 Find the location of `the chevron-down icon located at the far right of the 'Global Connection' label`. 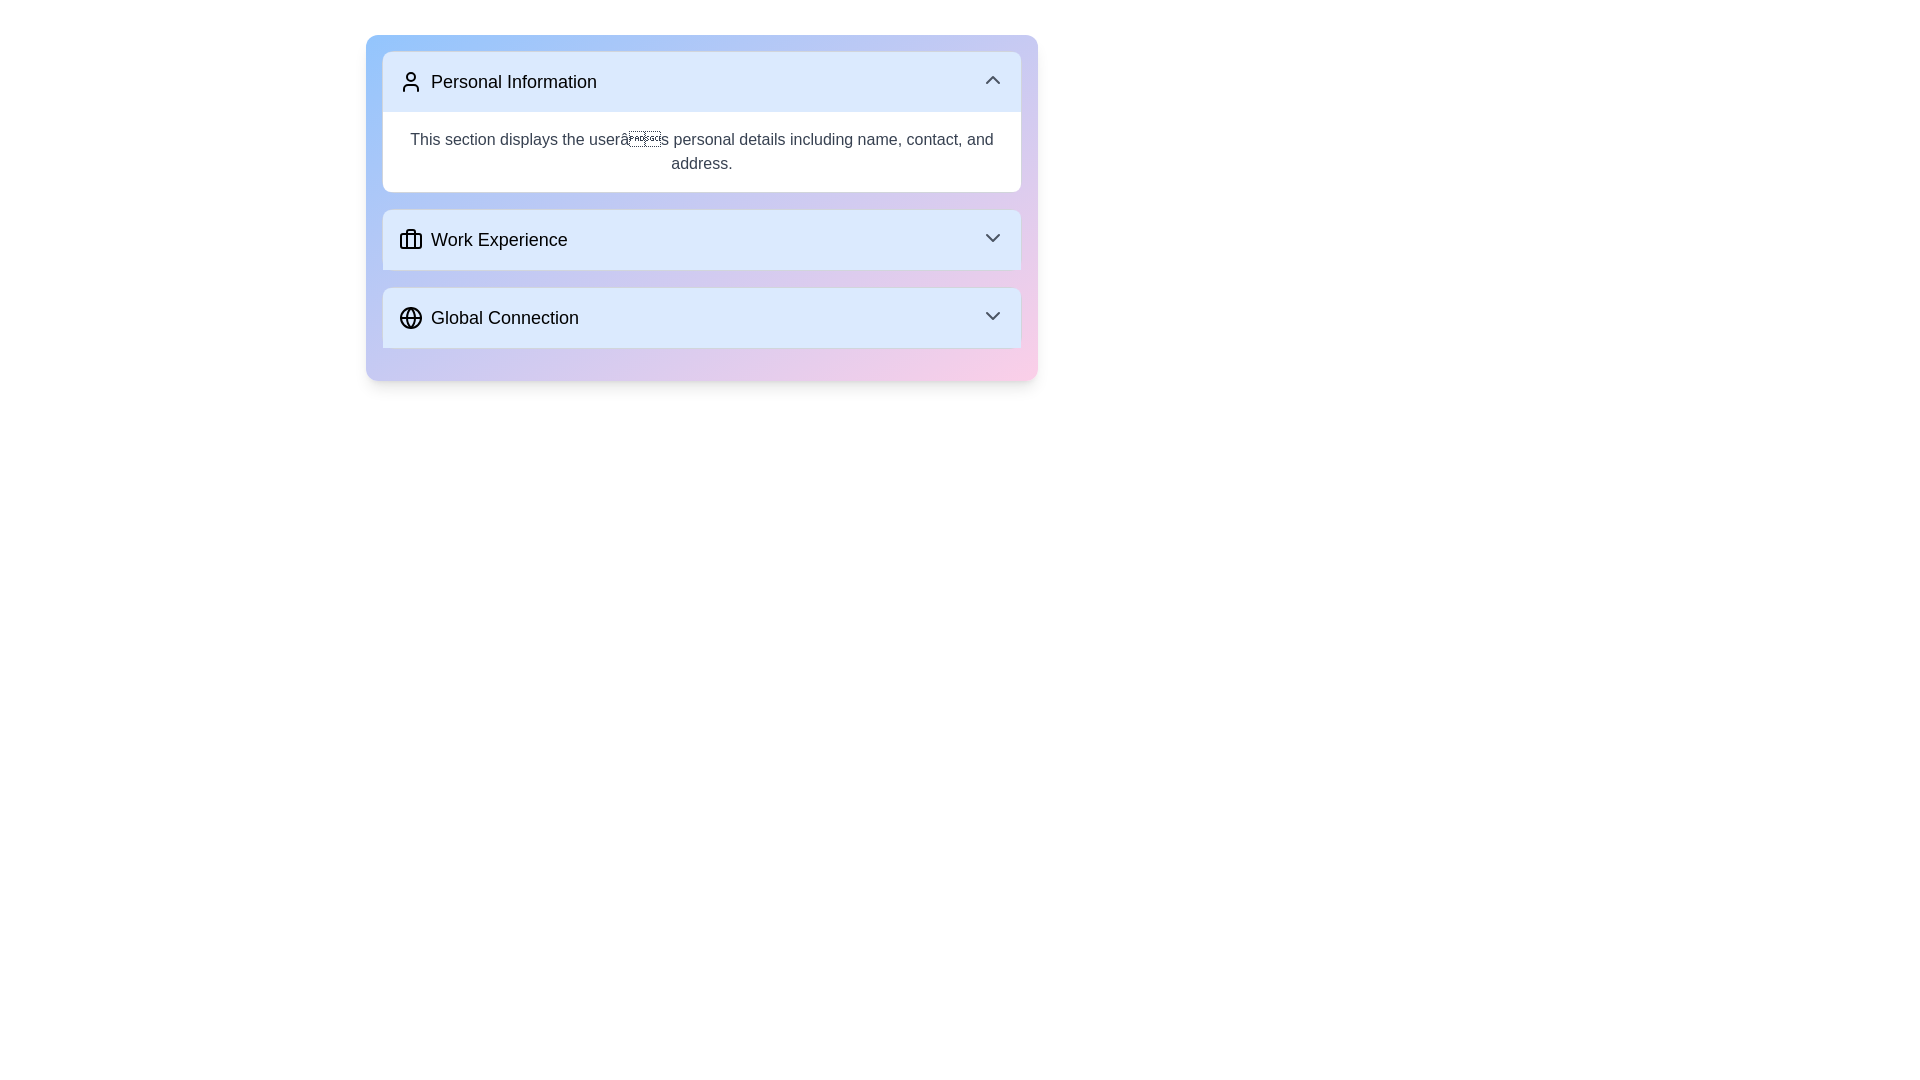

the chevron-down icon located at the far right of the 'Global Connection' label is located at coordinates (993, 315).